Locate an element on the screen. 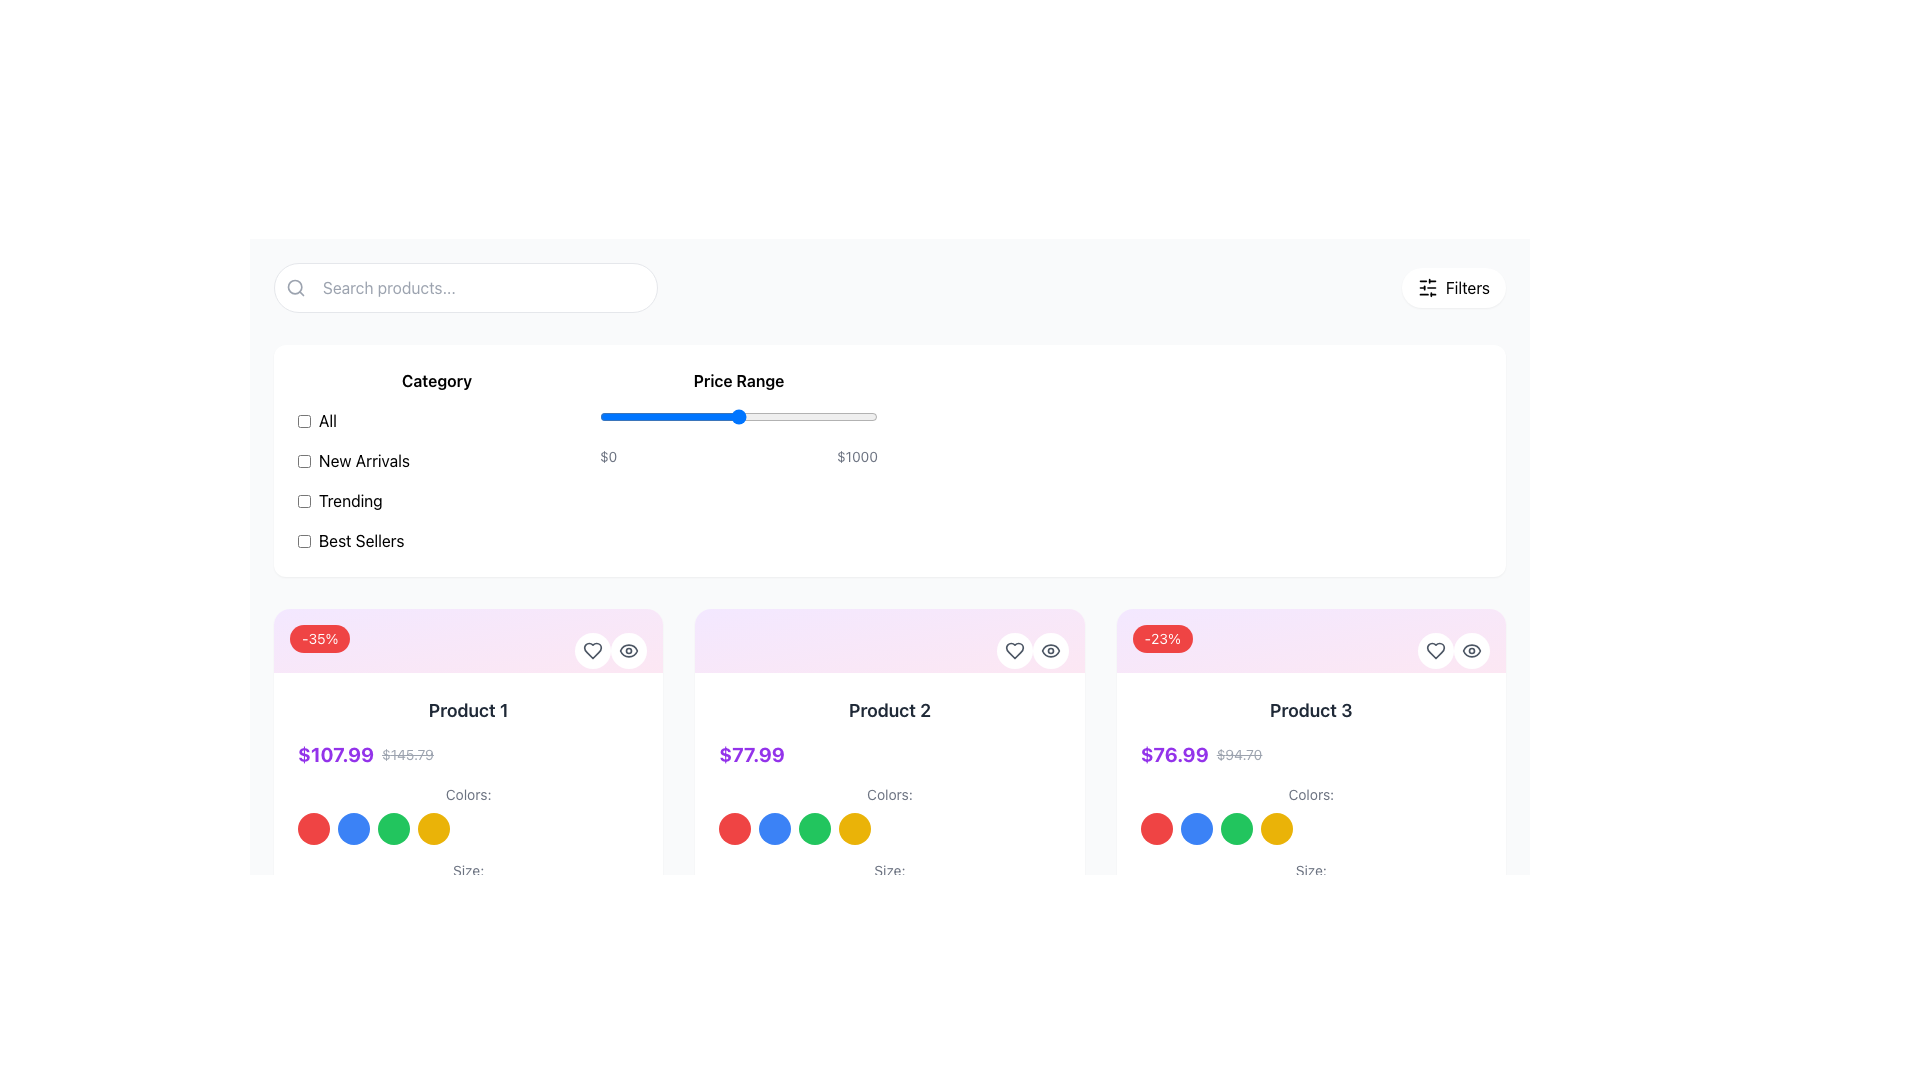 This screenshot has width=1920, height=1080. the red circular button located below the product description for 'Product 1' in the first product listing card is located at coordinates (312, 829).